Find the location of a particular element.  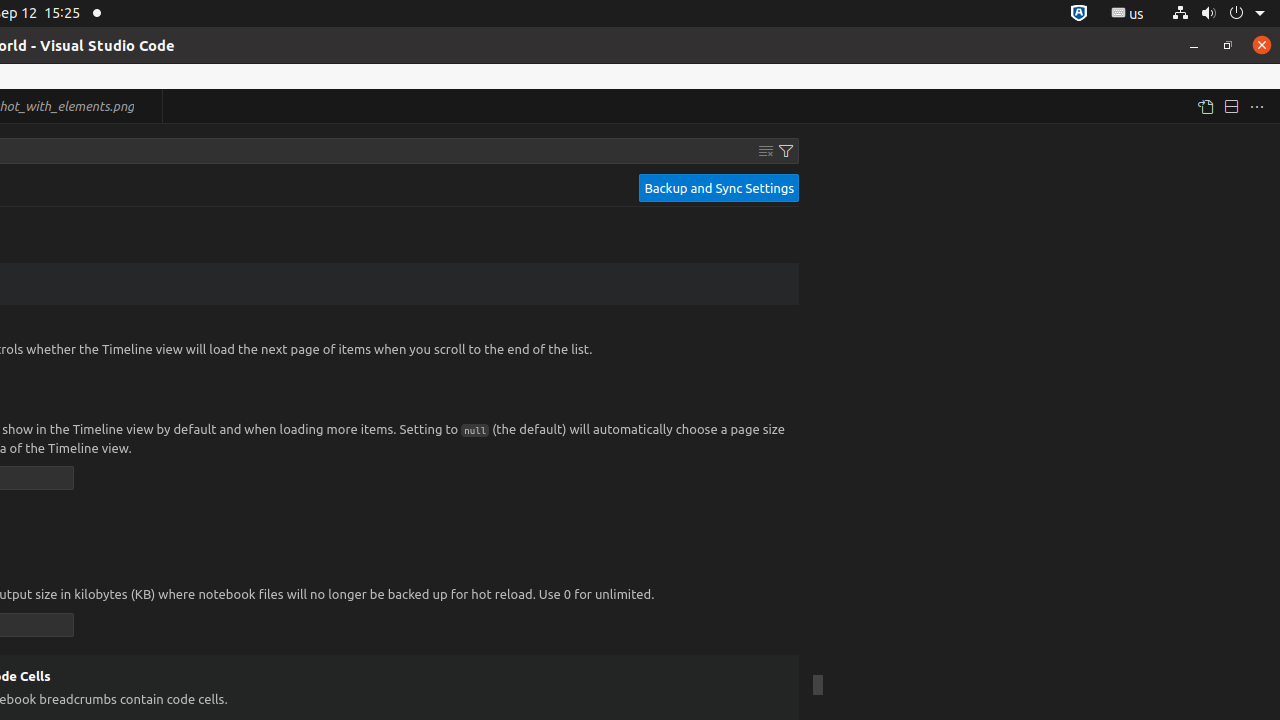

'Clear Settings Search Input' is located at coordinates (764, 149).